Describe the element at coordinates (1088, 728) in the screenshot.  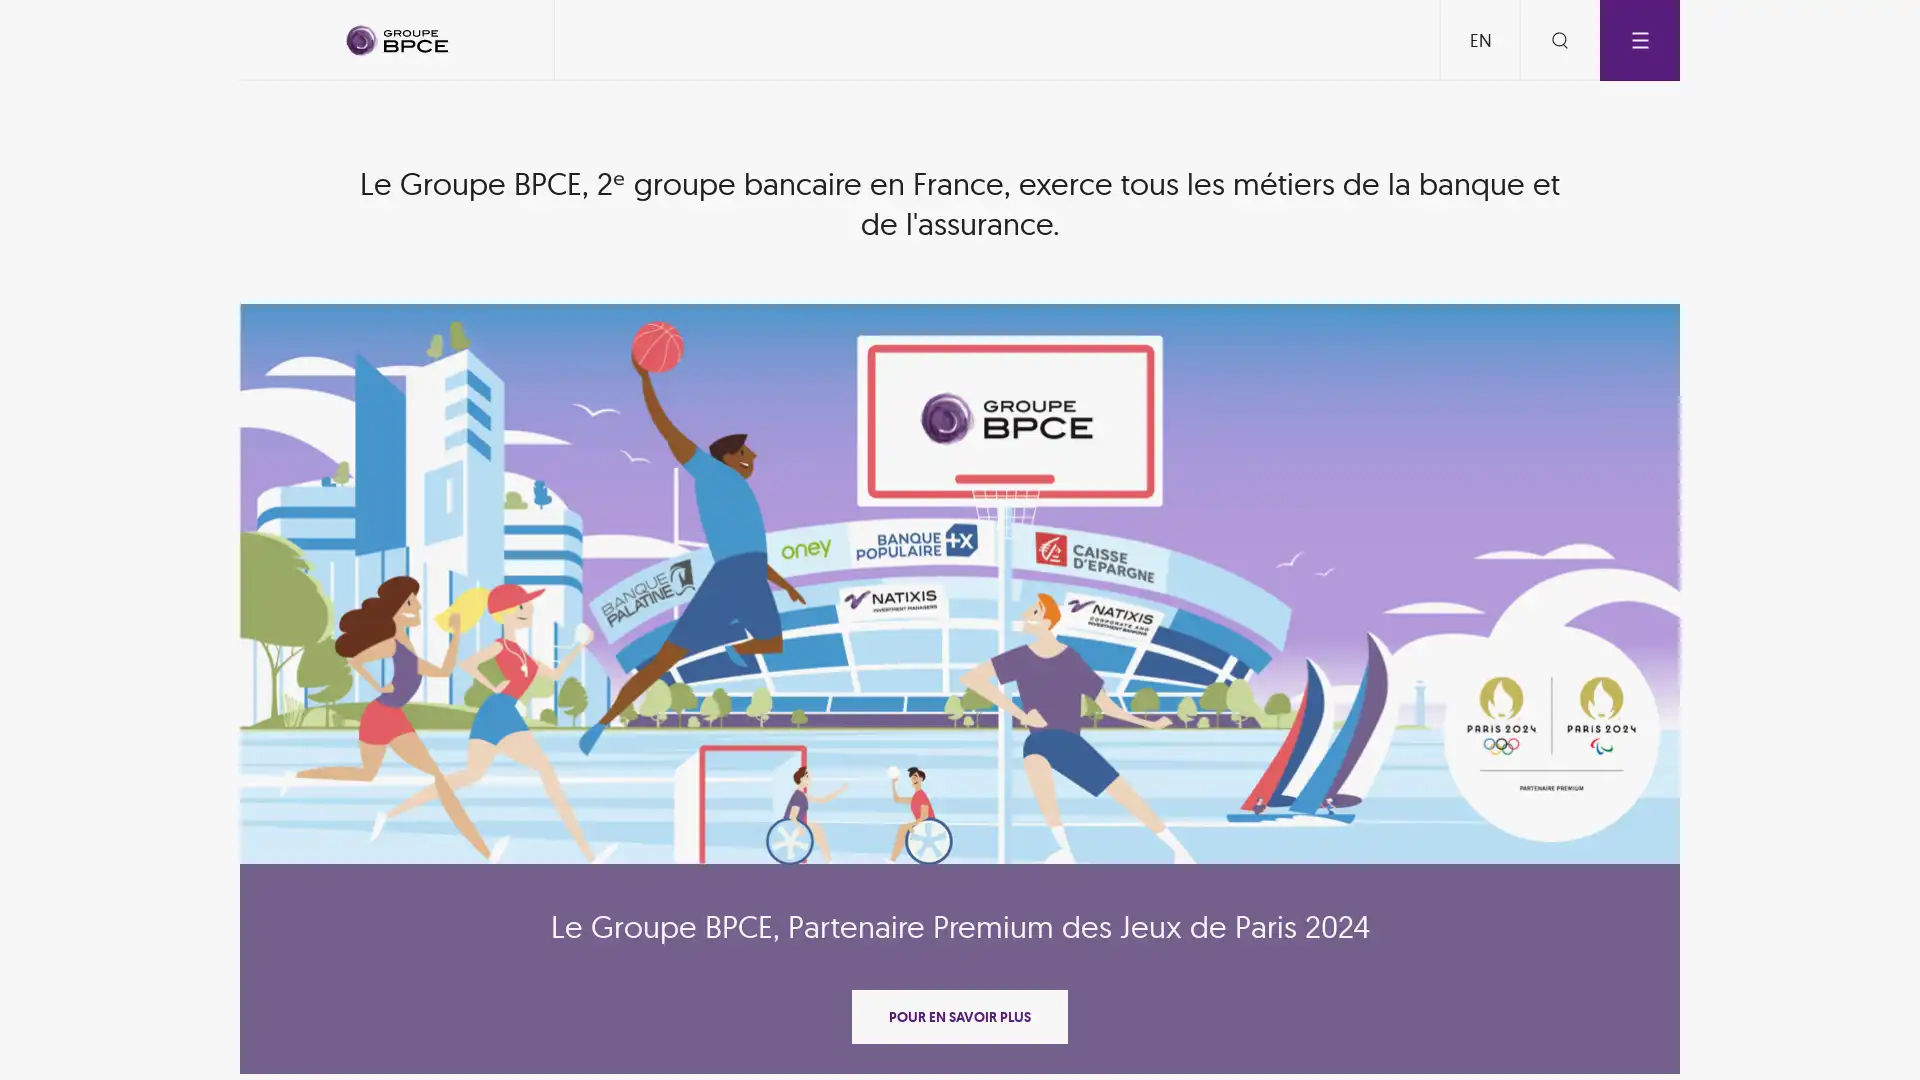
I see `Accept all` at that location.